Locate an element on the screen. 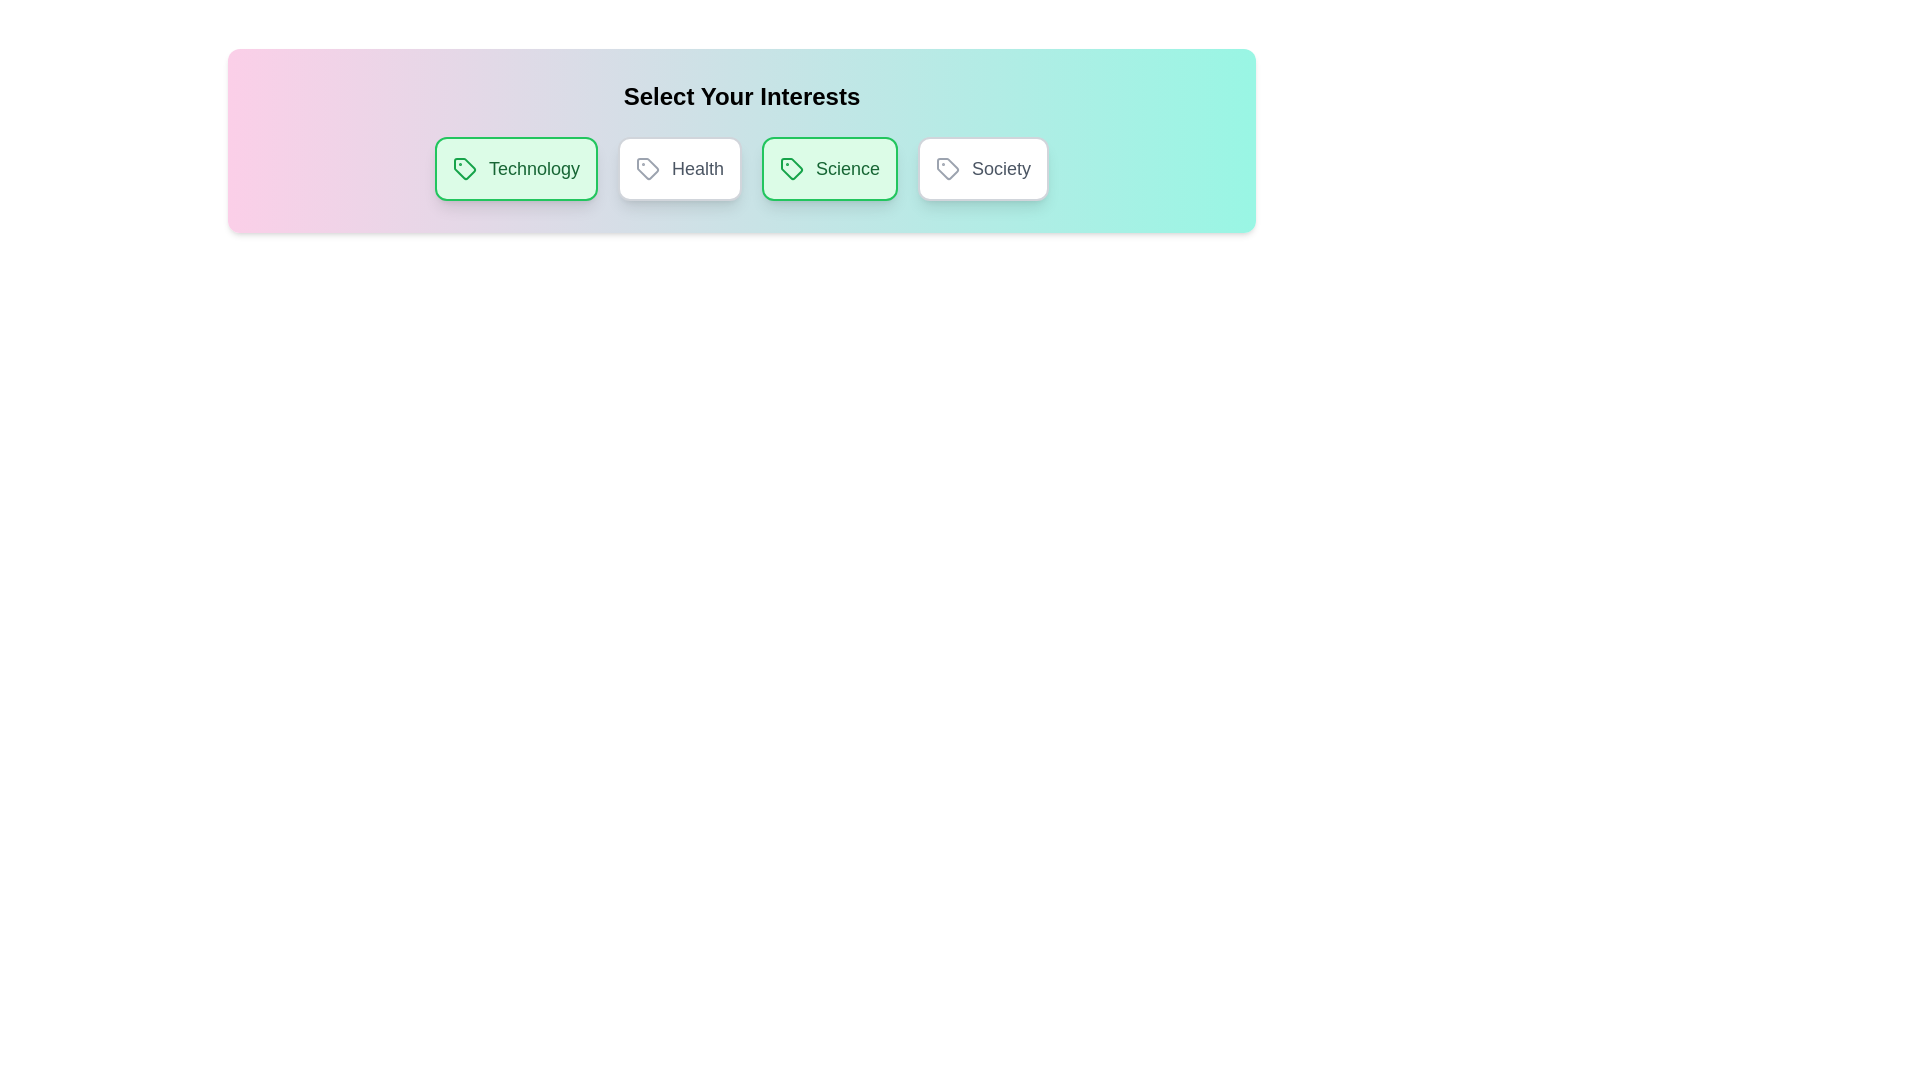 Image resolution: width=1920 pixels, height=1080 pixels. the chip labeled Health is located at coordinates (680, 168).